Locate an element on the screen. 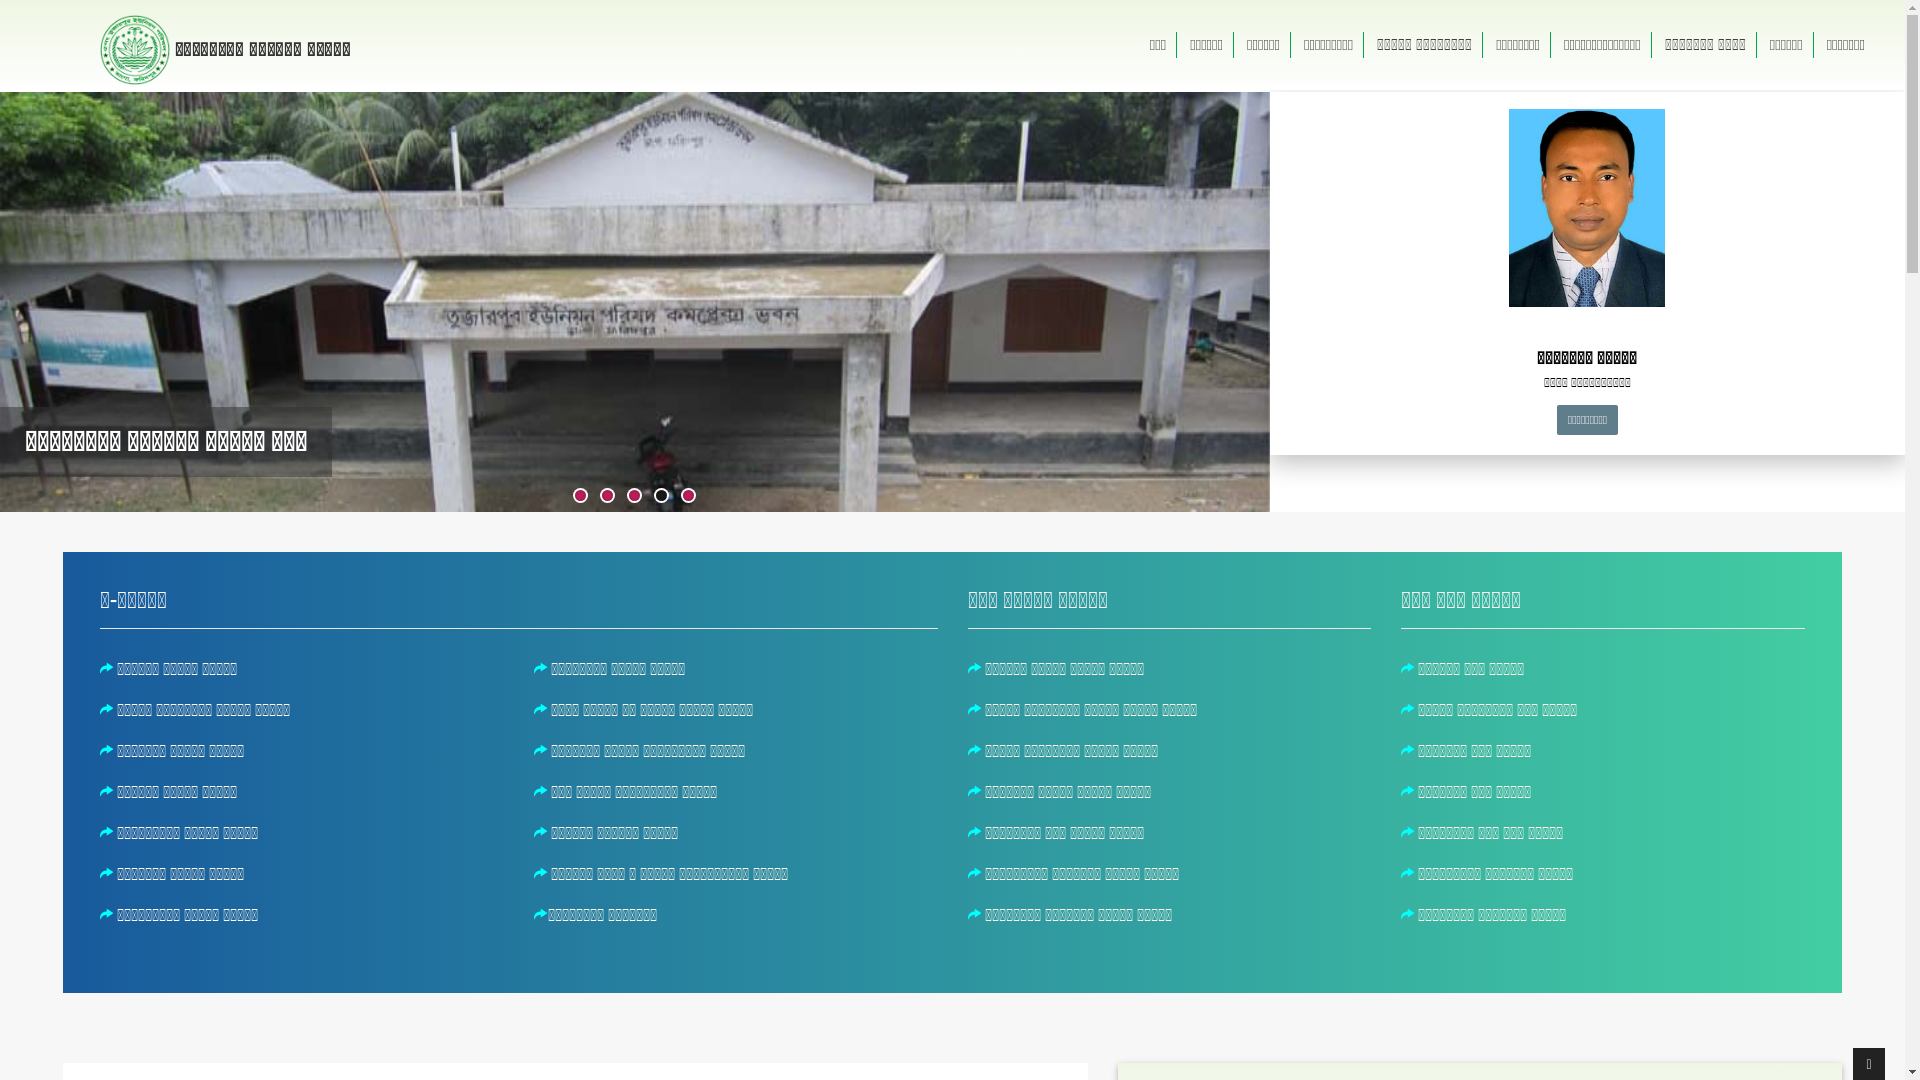  '1' is located at coordinates (579, 495).